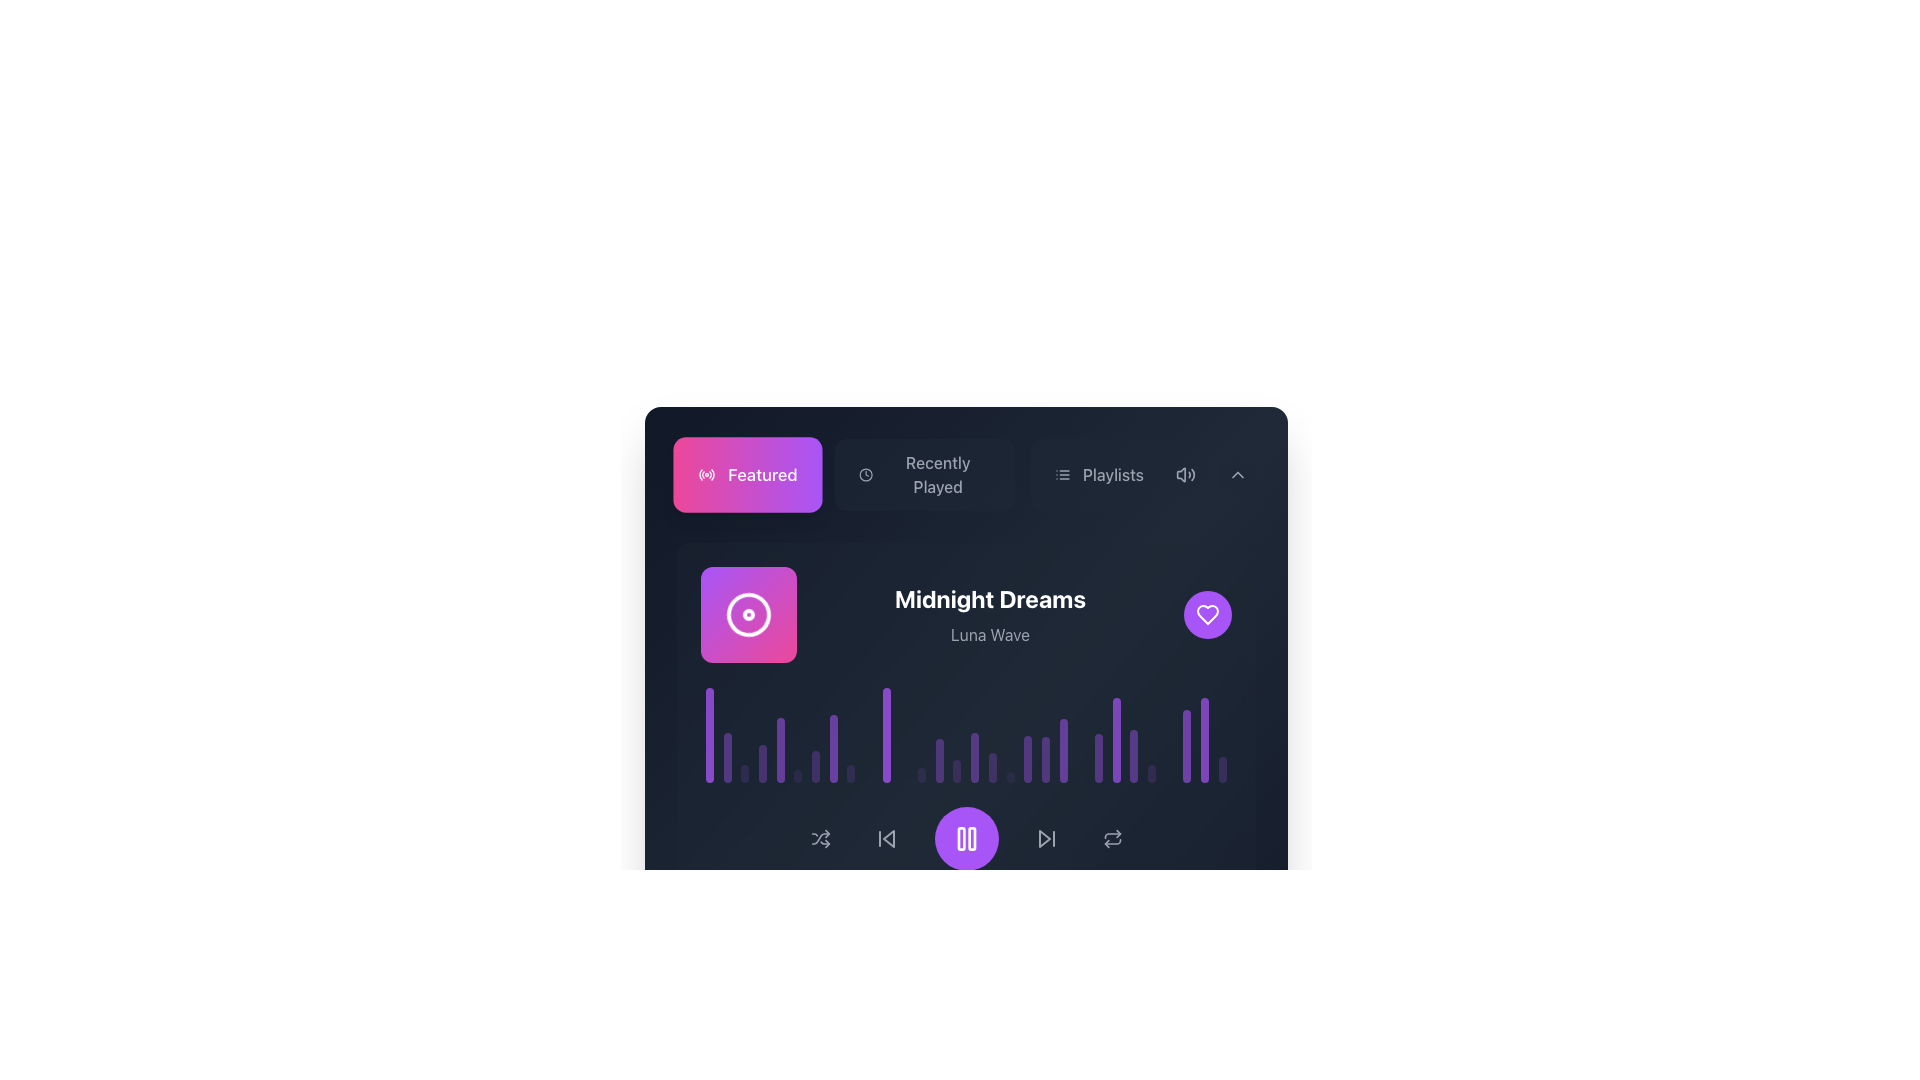  I want to click on the heart-shaped purple icon located at the top-right corner of the central album information card, so click(1207, 613).